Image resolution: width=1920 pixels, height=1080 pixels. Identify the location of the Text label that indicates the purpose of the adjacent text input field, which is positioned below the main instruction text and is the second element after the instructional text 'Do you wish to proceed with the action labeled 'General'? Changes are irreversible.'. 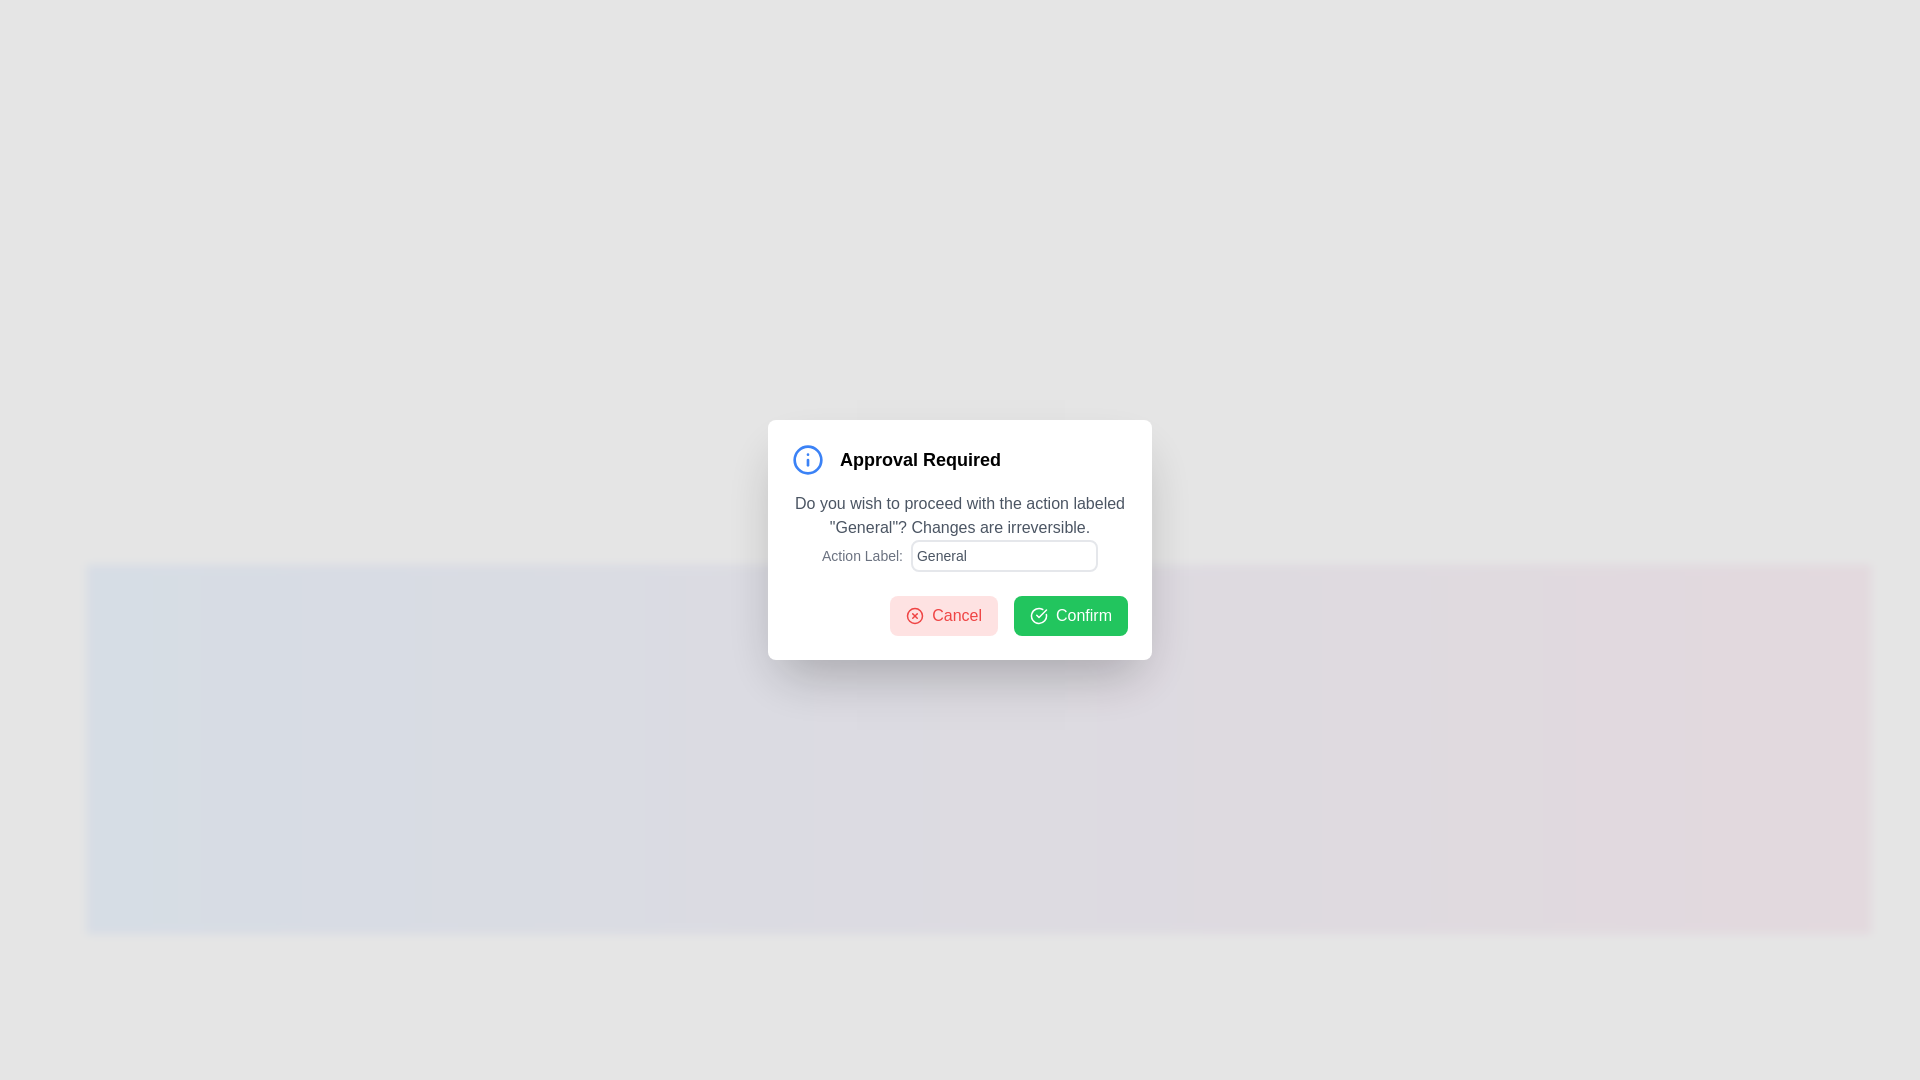
(960, 555).